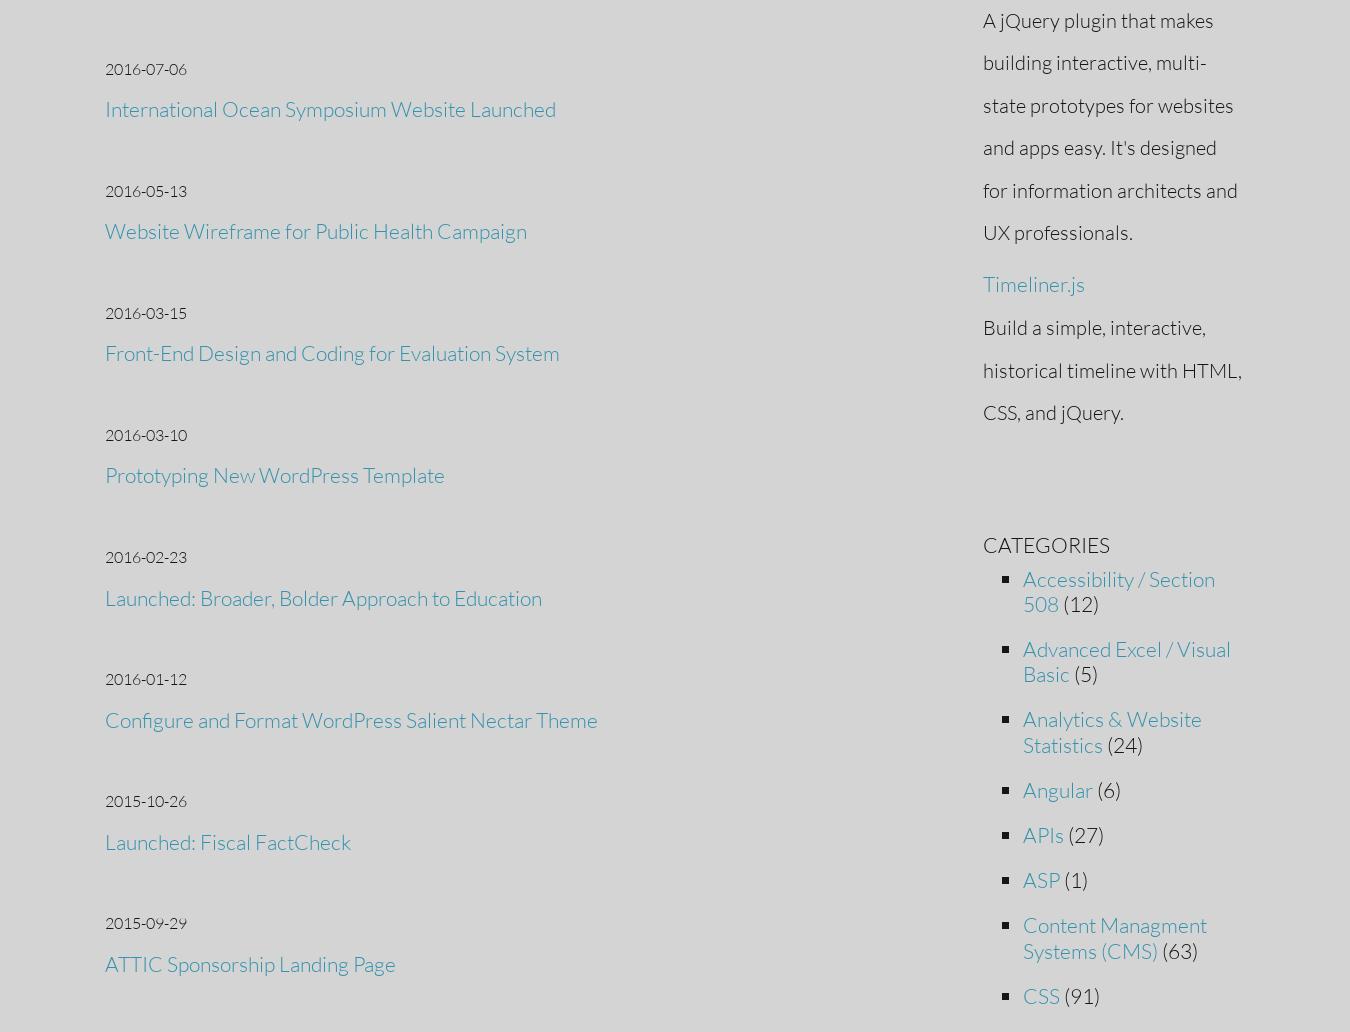 Image resolution: width=1350 pixels, height=1032 pixels. I want to click on 'Categories', so click(1045, 543).